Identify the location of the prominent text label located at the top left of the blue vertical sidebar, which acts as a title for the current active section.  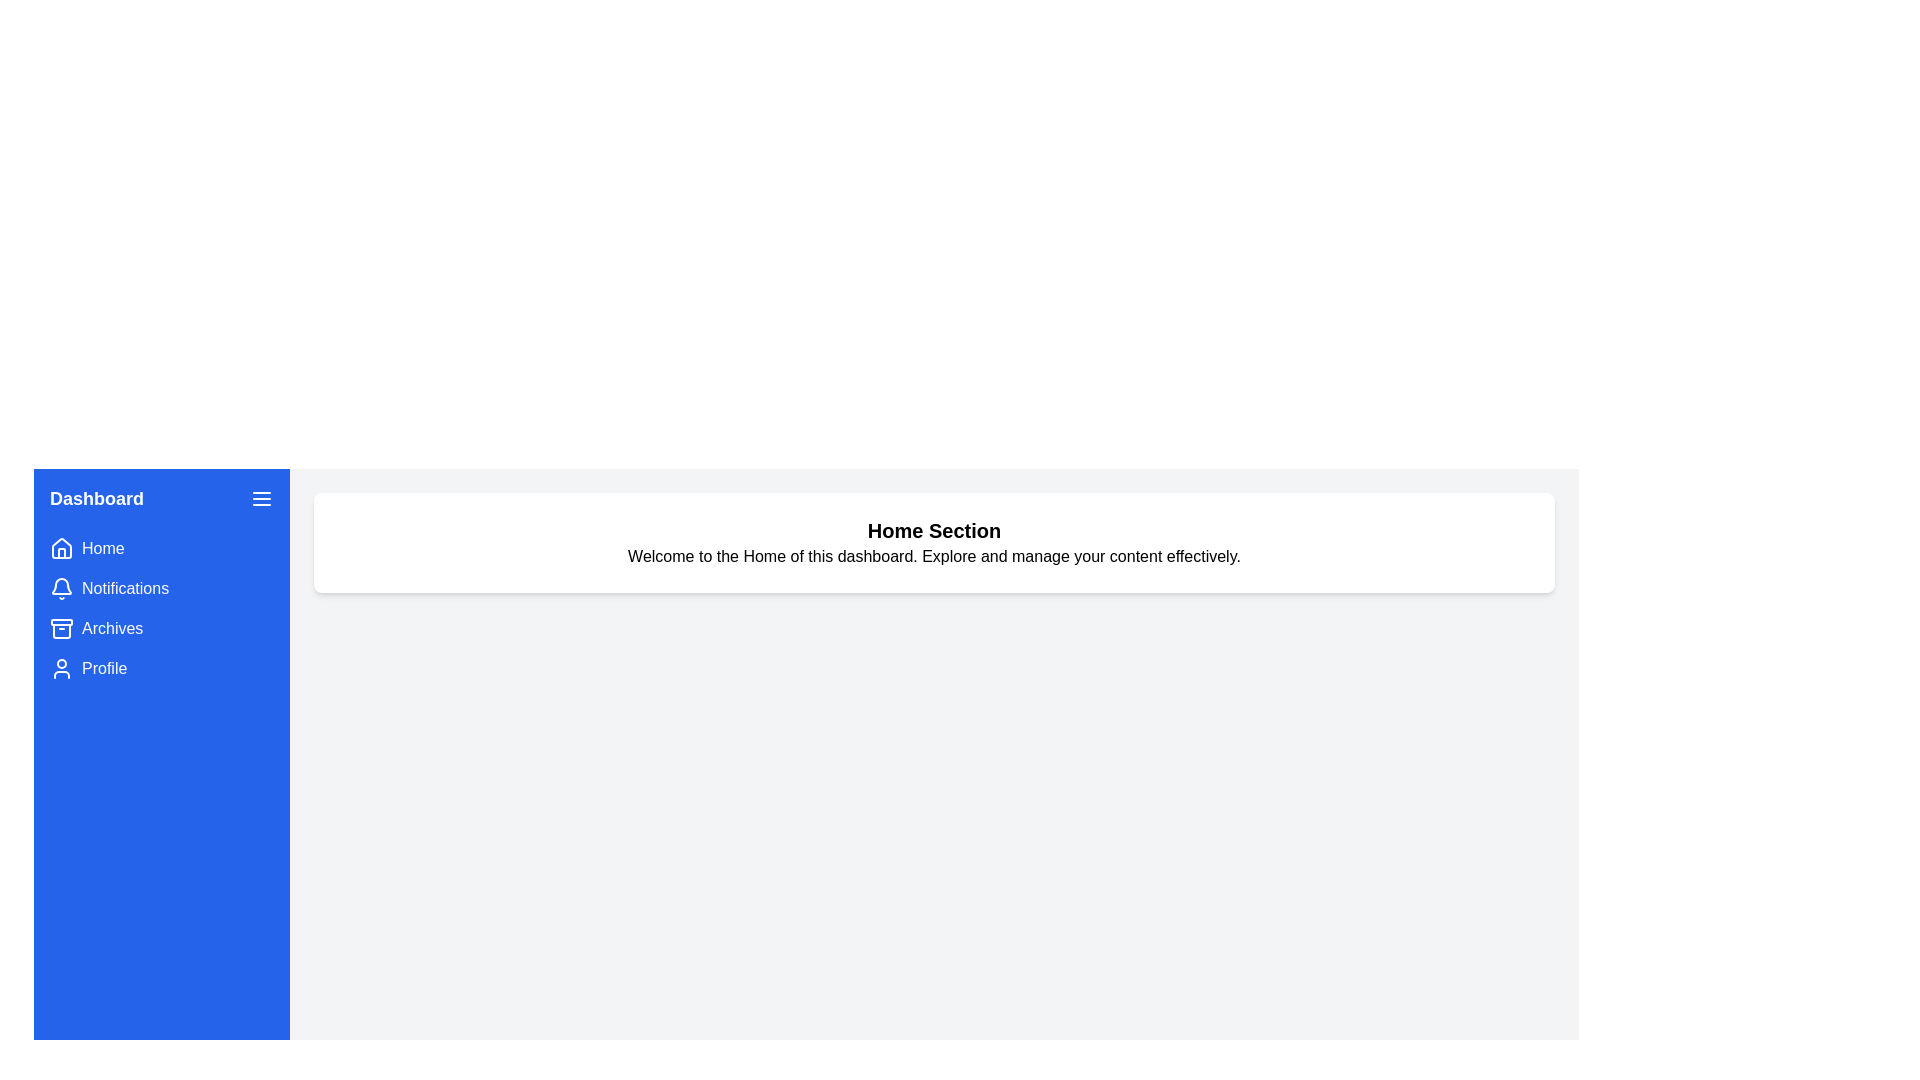
(95, 497).